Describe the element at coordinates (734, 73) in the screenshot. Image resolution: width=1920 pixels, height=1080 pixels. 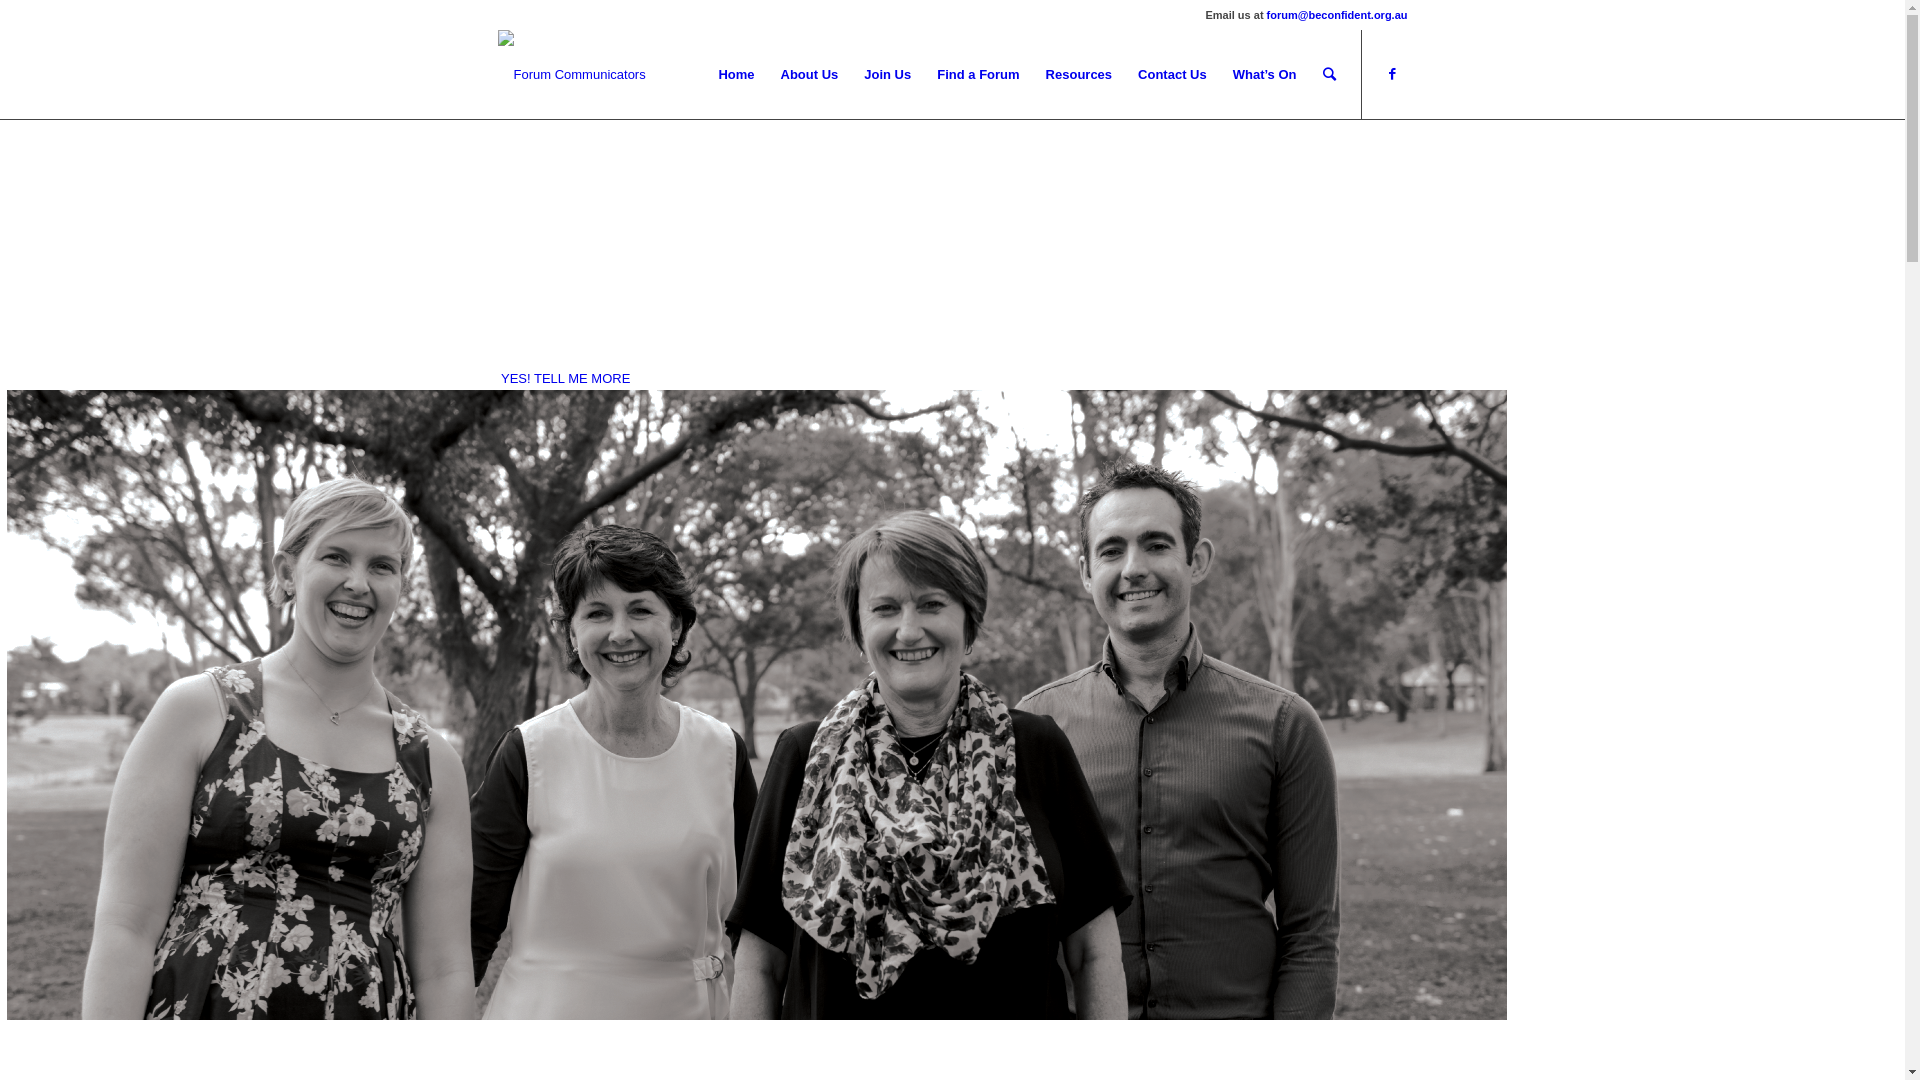
I see `'Home'` at that location.